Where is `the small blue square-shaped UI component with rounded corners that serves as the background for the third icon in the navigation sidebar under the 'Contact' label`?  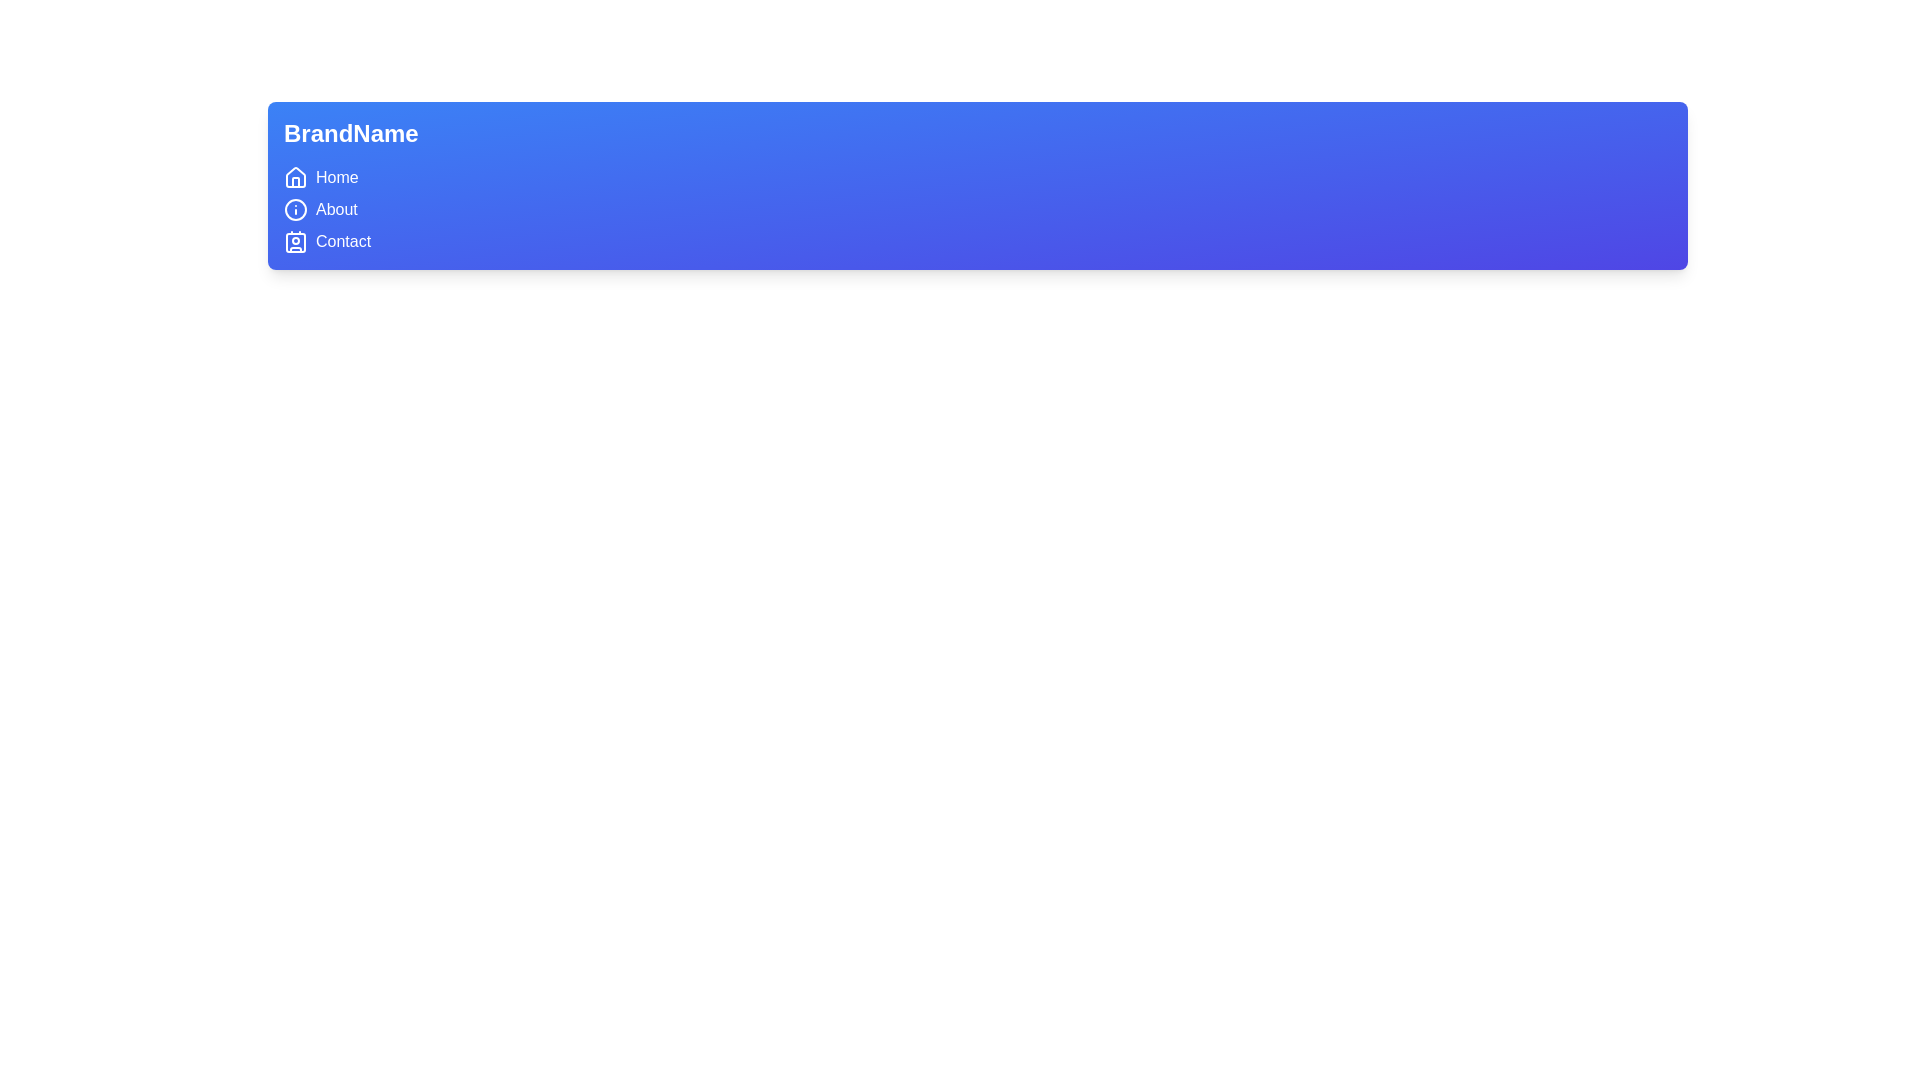
the small blue square-shaped UI component with rounded corners that serves as the background for the third icon in the navigation sidebar under the 'Contact' label is located at coordinates (295, 242).